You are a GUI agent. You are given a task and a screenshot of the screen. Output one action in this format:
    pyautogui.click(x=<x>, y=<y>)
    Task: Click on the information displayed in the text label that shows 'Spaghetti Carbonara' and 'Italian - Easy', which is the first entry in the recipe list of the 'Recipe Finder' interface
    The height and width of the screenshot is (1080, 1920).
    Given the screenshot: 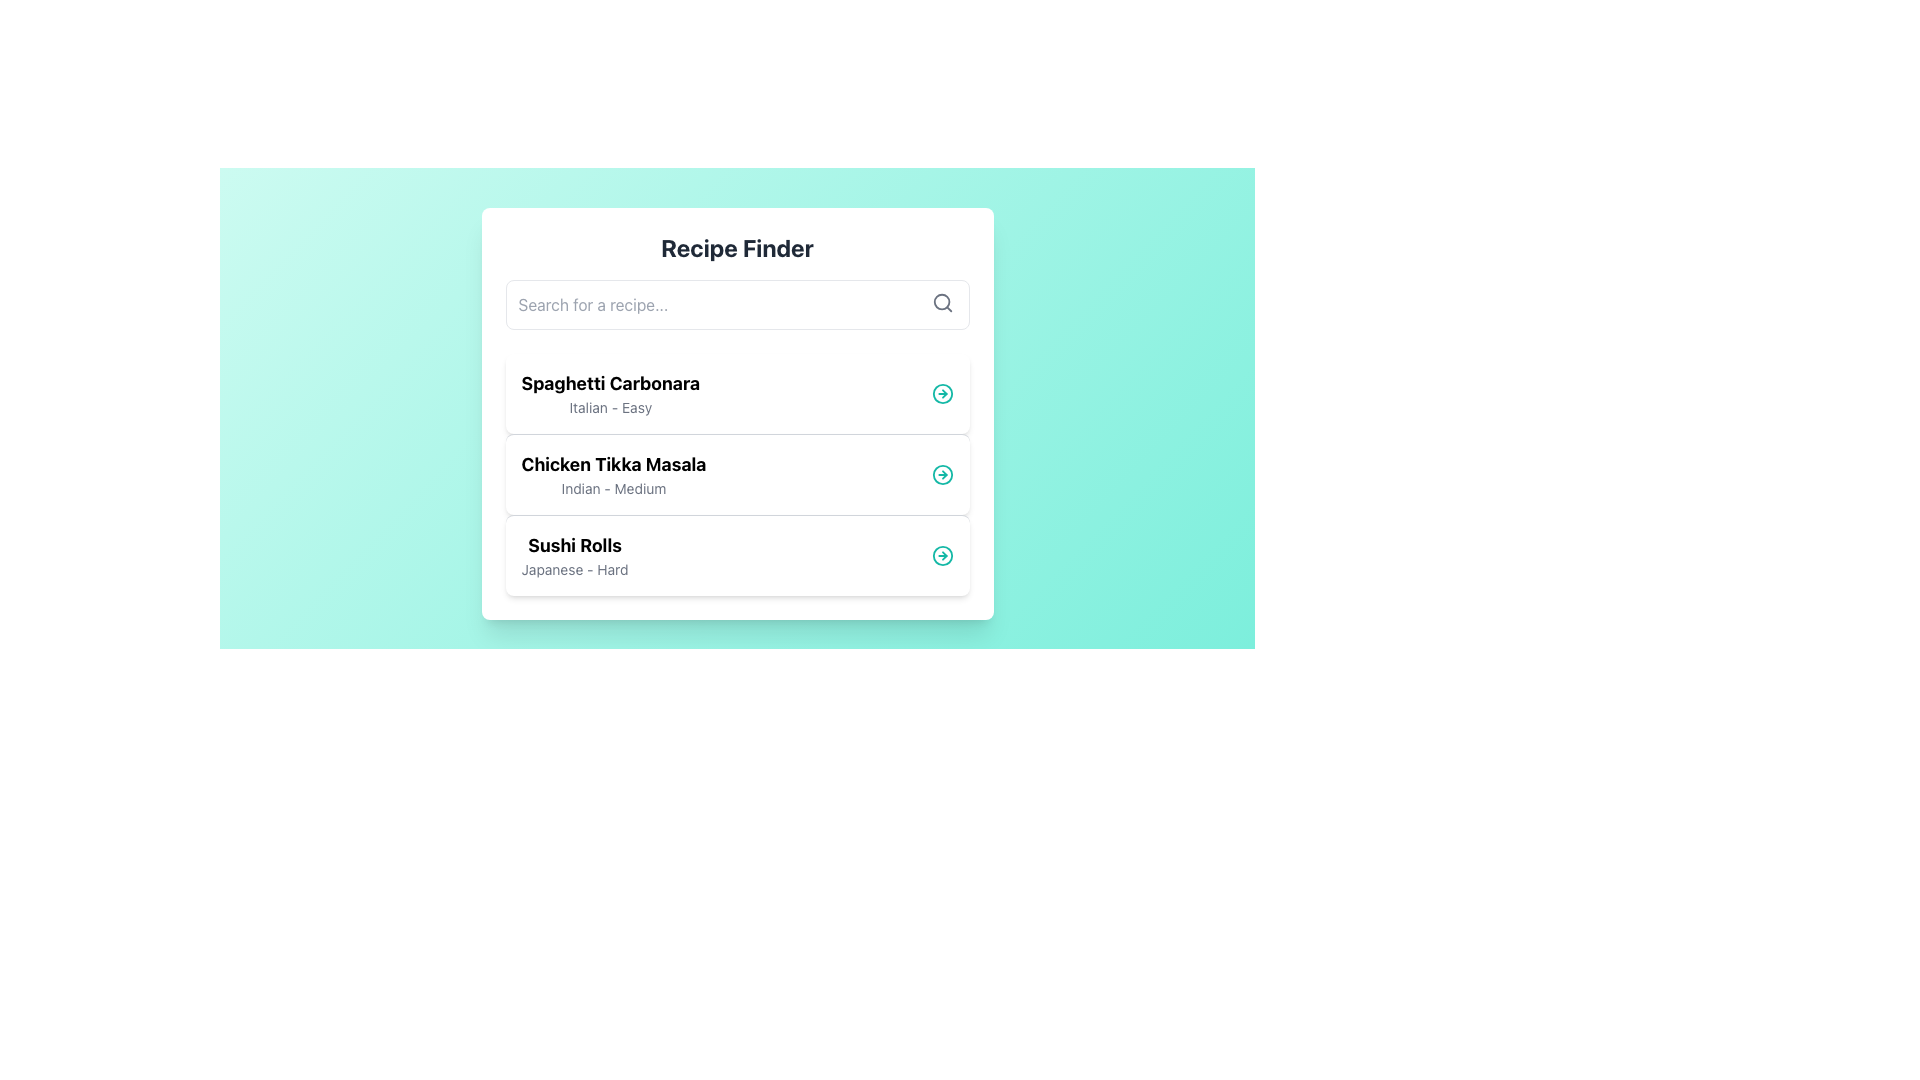 What is the action you would take?
    pyautogui.click(x=609, y=393)
    